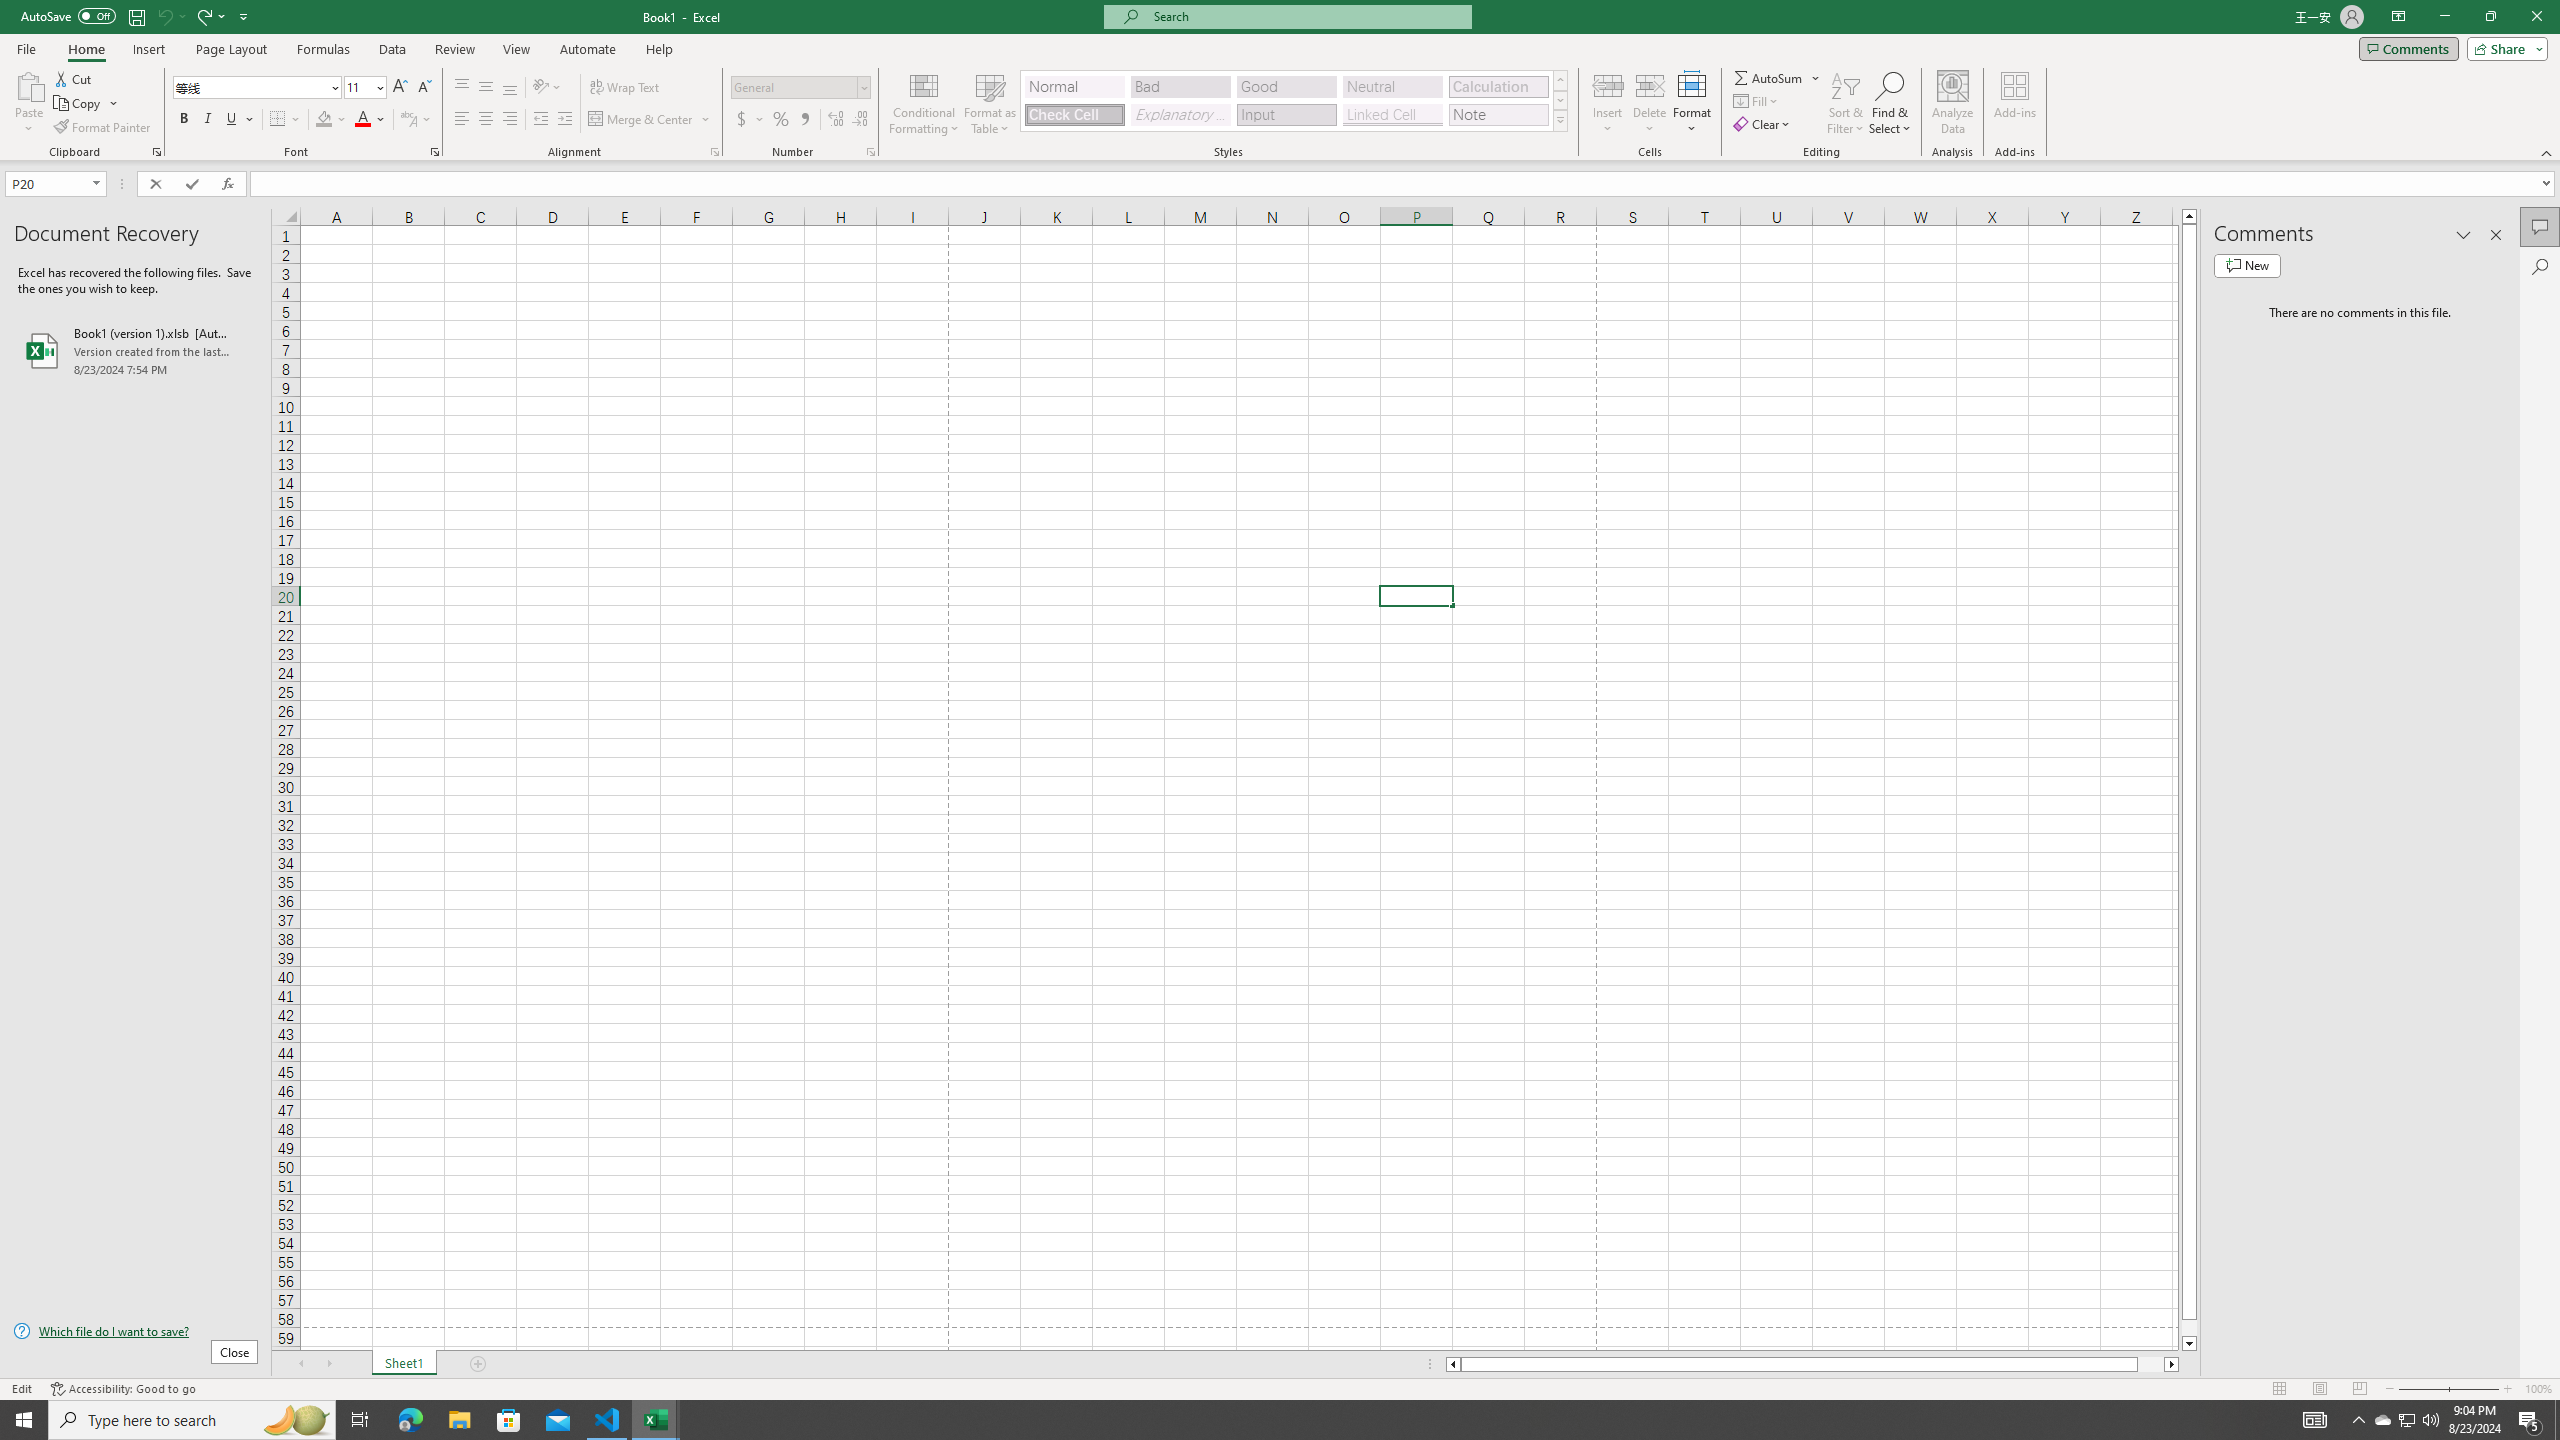 This screenshot has width=2560, height=1440. Describe the element at coordinates (2507, 1389) in the screenshot. I see `'Zoom In'` at that location.